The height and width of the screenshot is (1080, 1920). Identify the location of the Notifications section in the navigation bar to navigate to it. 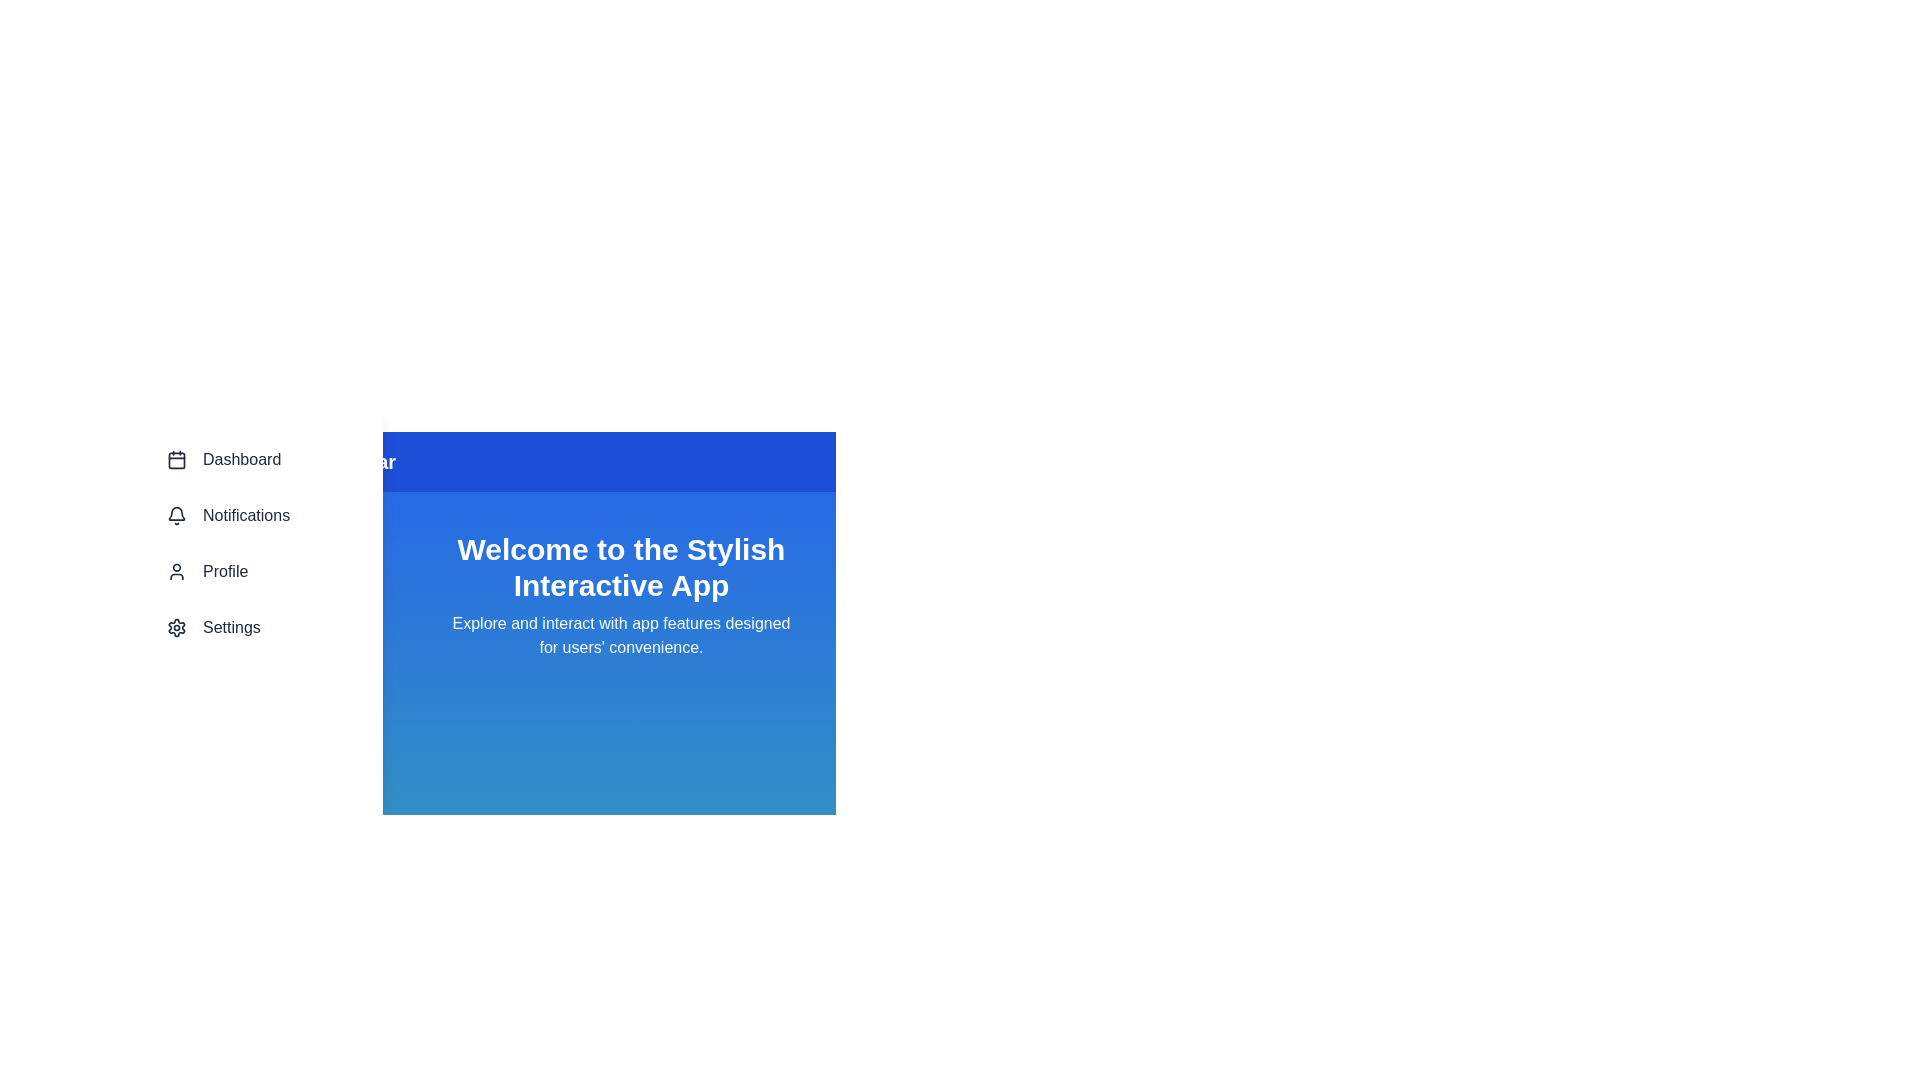
(253, 515).